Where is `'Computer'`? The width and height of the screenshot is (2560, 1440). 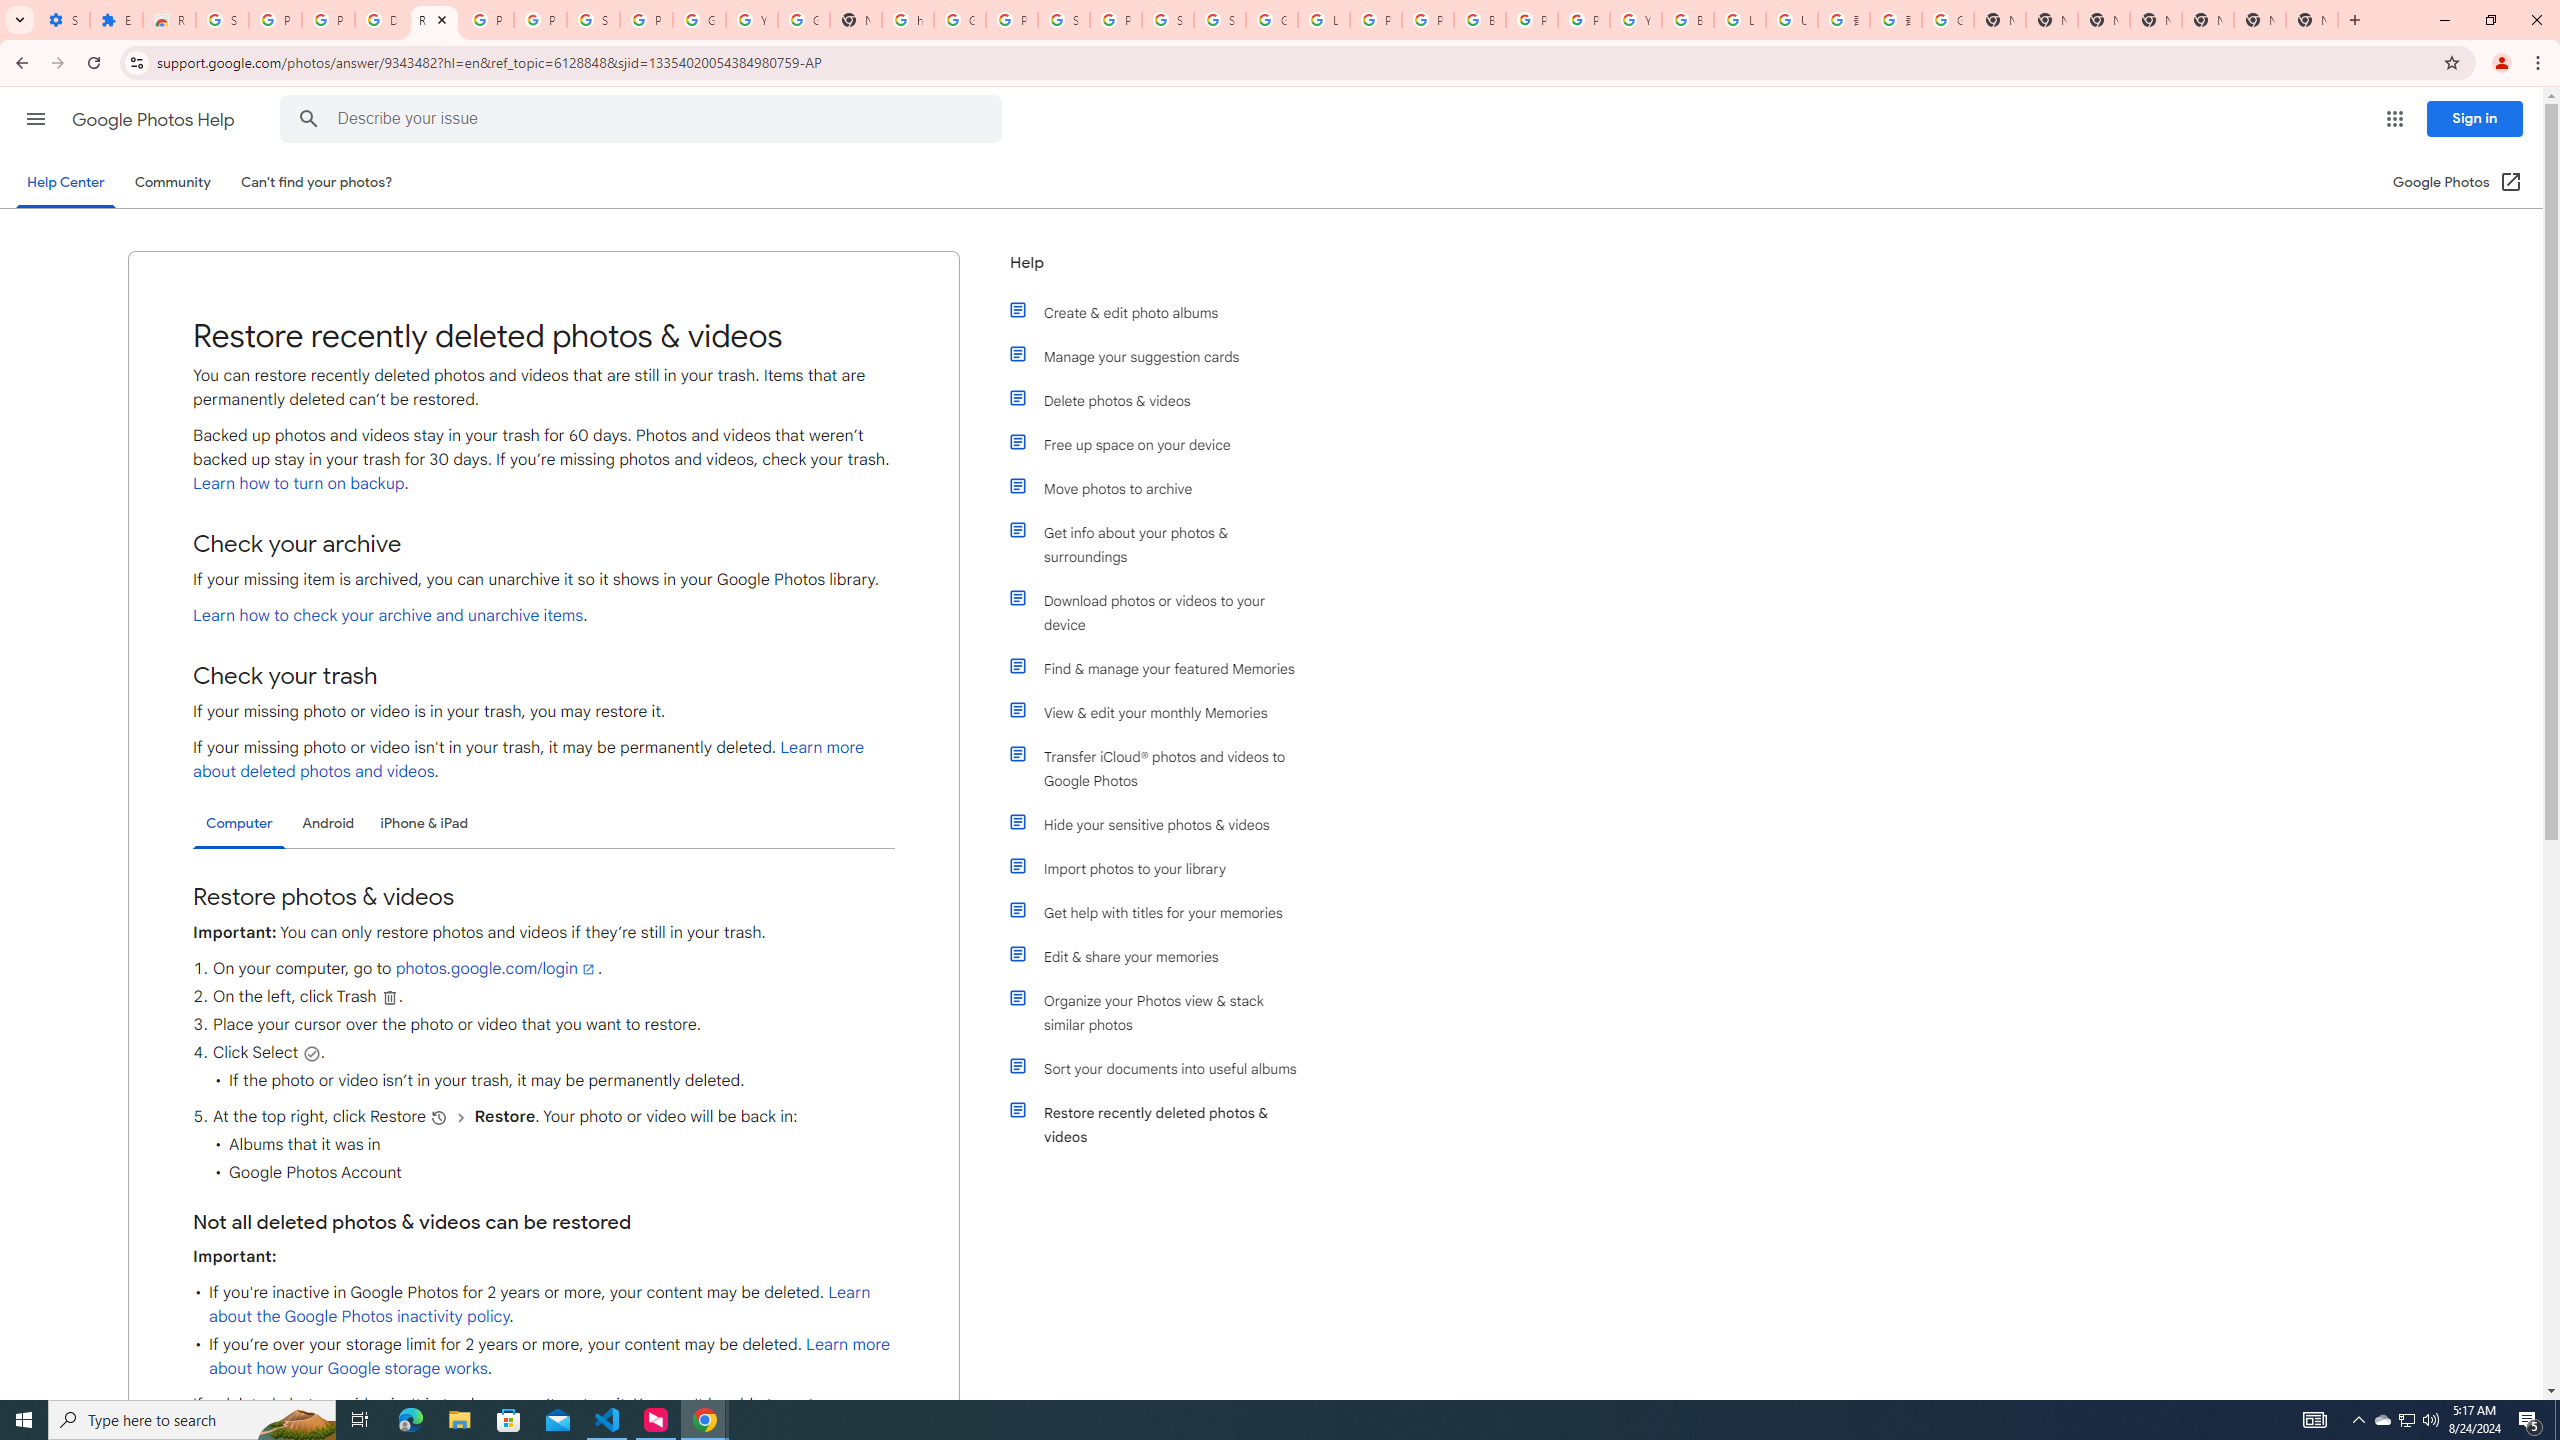 'Computer' is located at coordinates (239, 824).